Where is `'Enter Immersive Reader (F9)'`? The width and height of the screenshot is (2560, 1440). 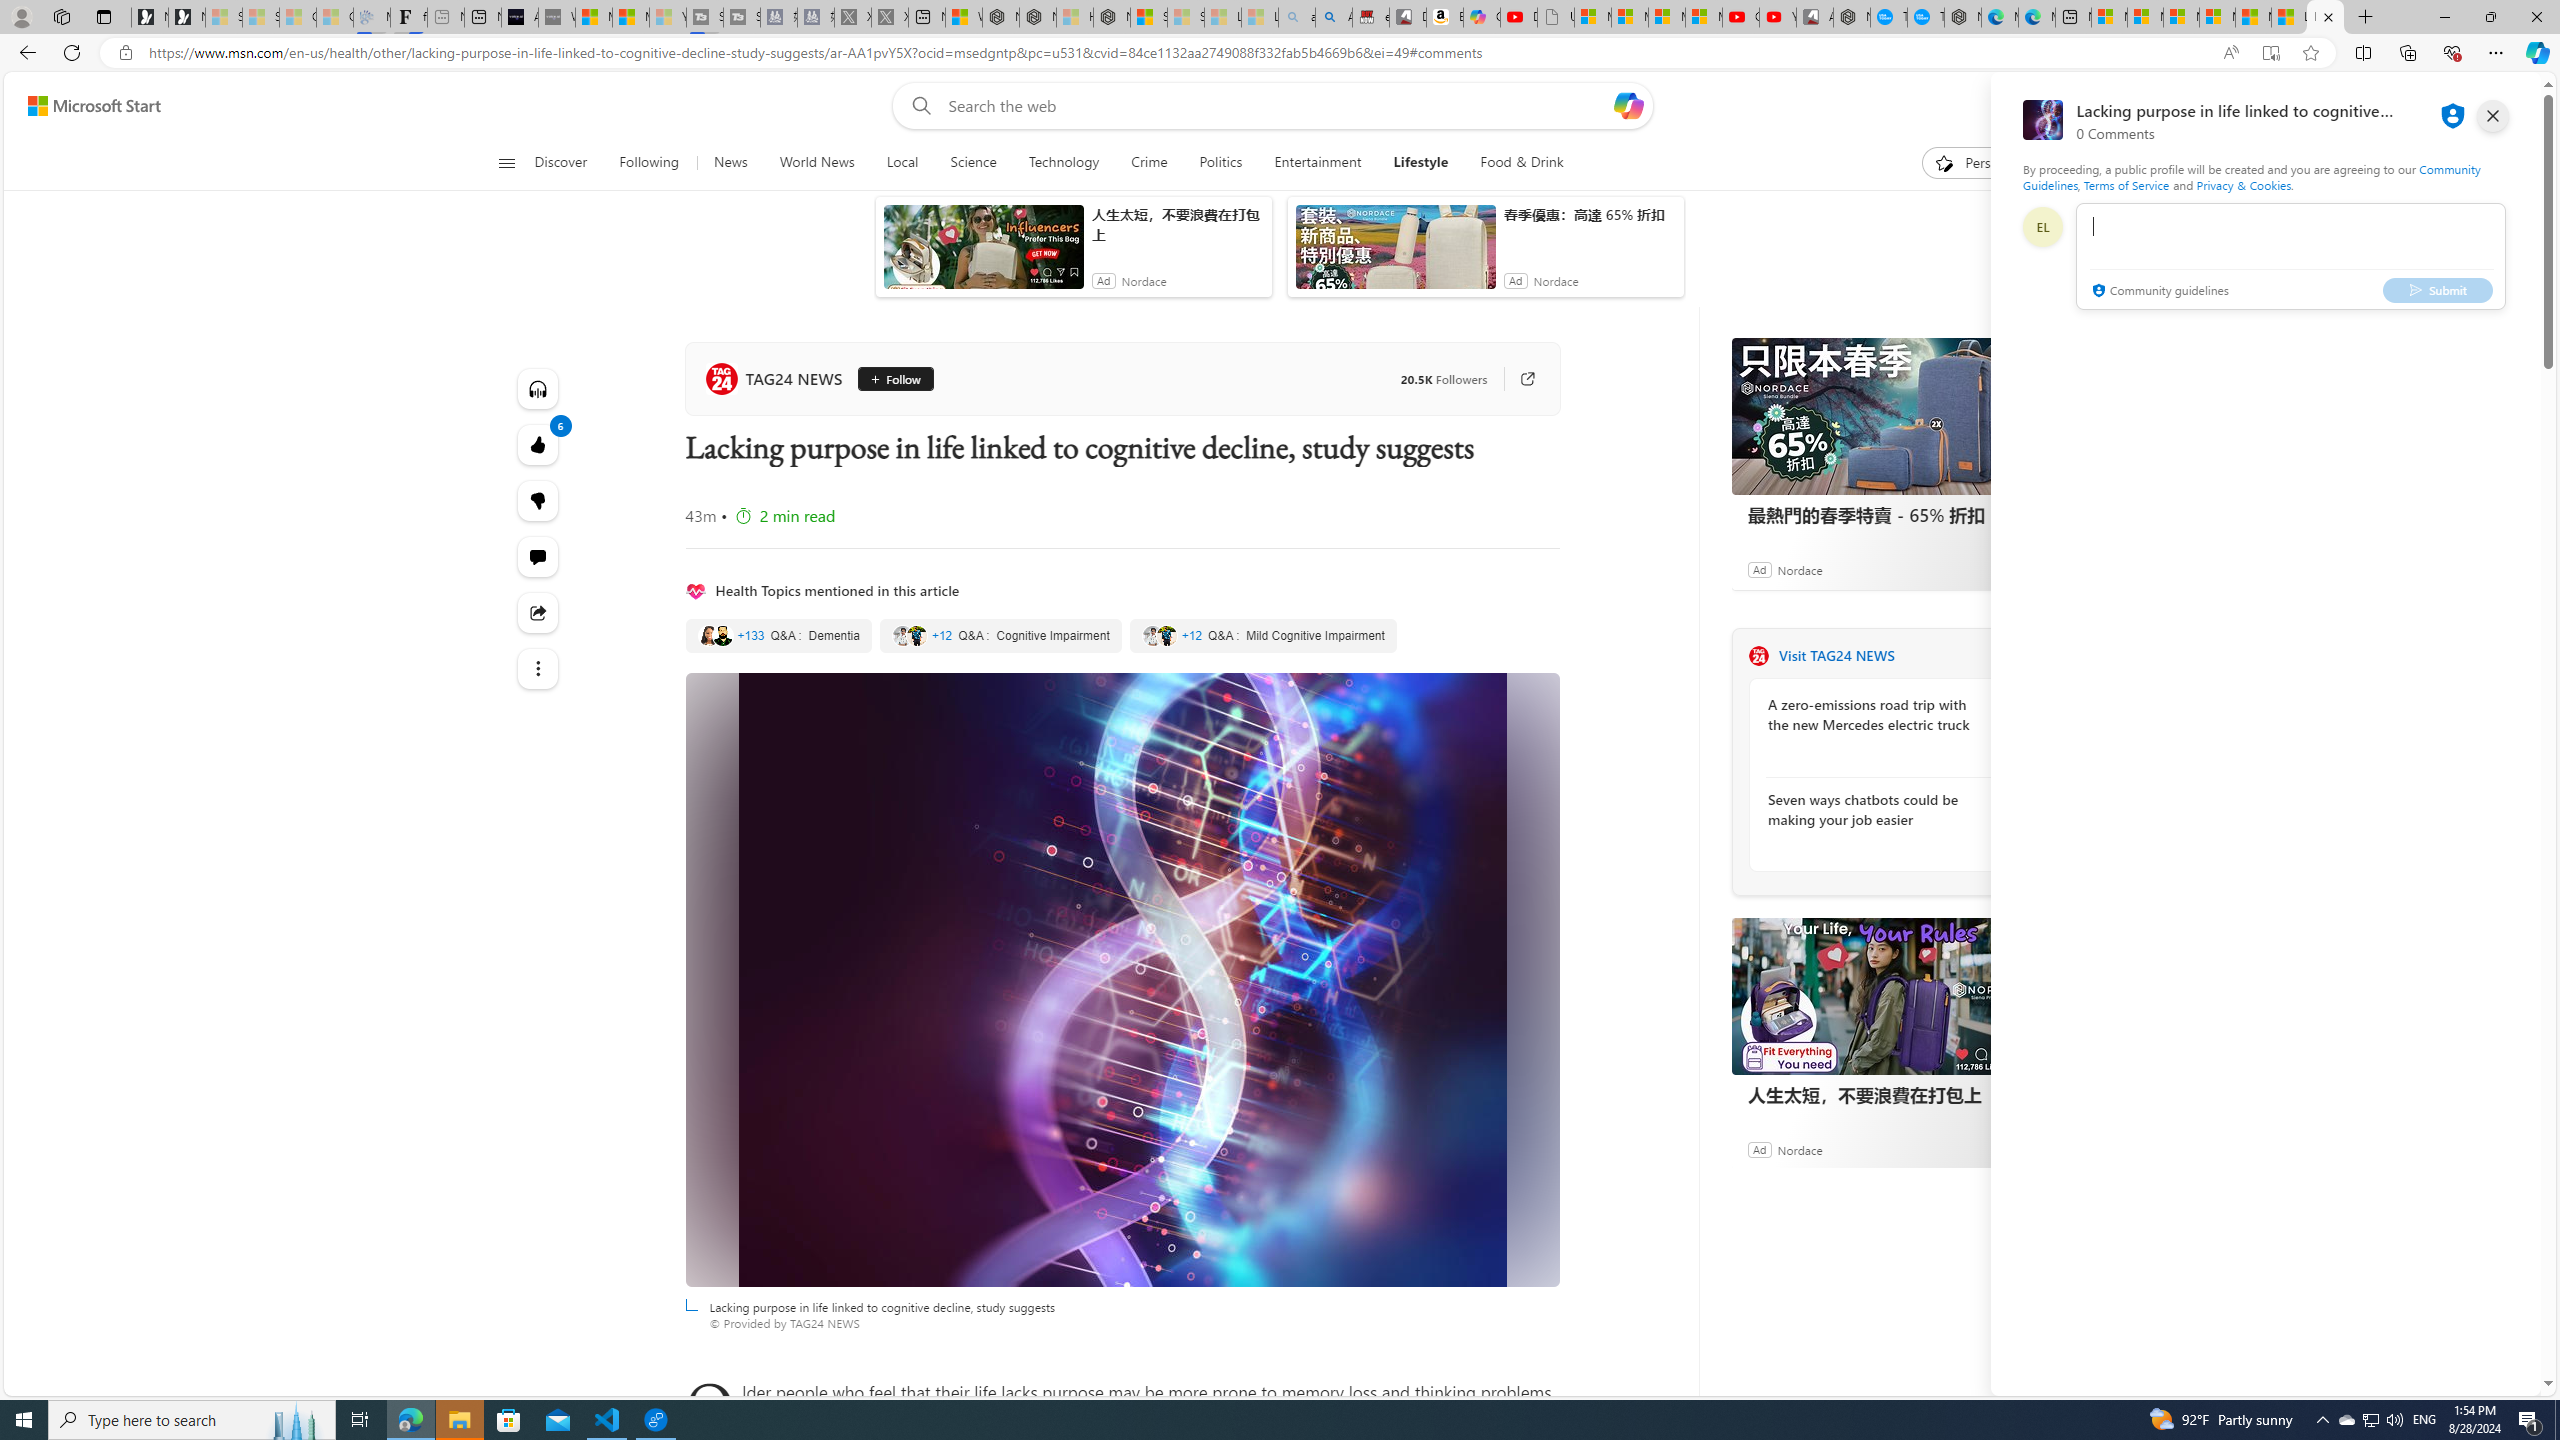
'Enter Immersive Reader (F9)' is located at coordinates (2270, 53).